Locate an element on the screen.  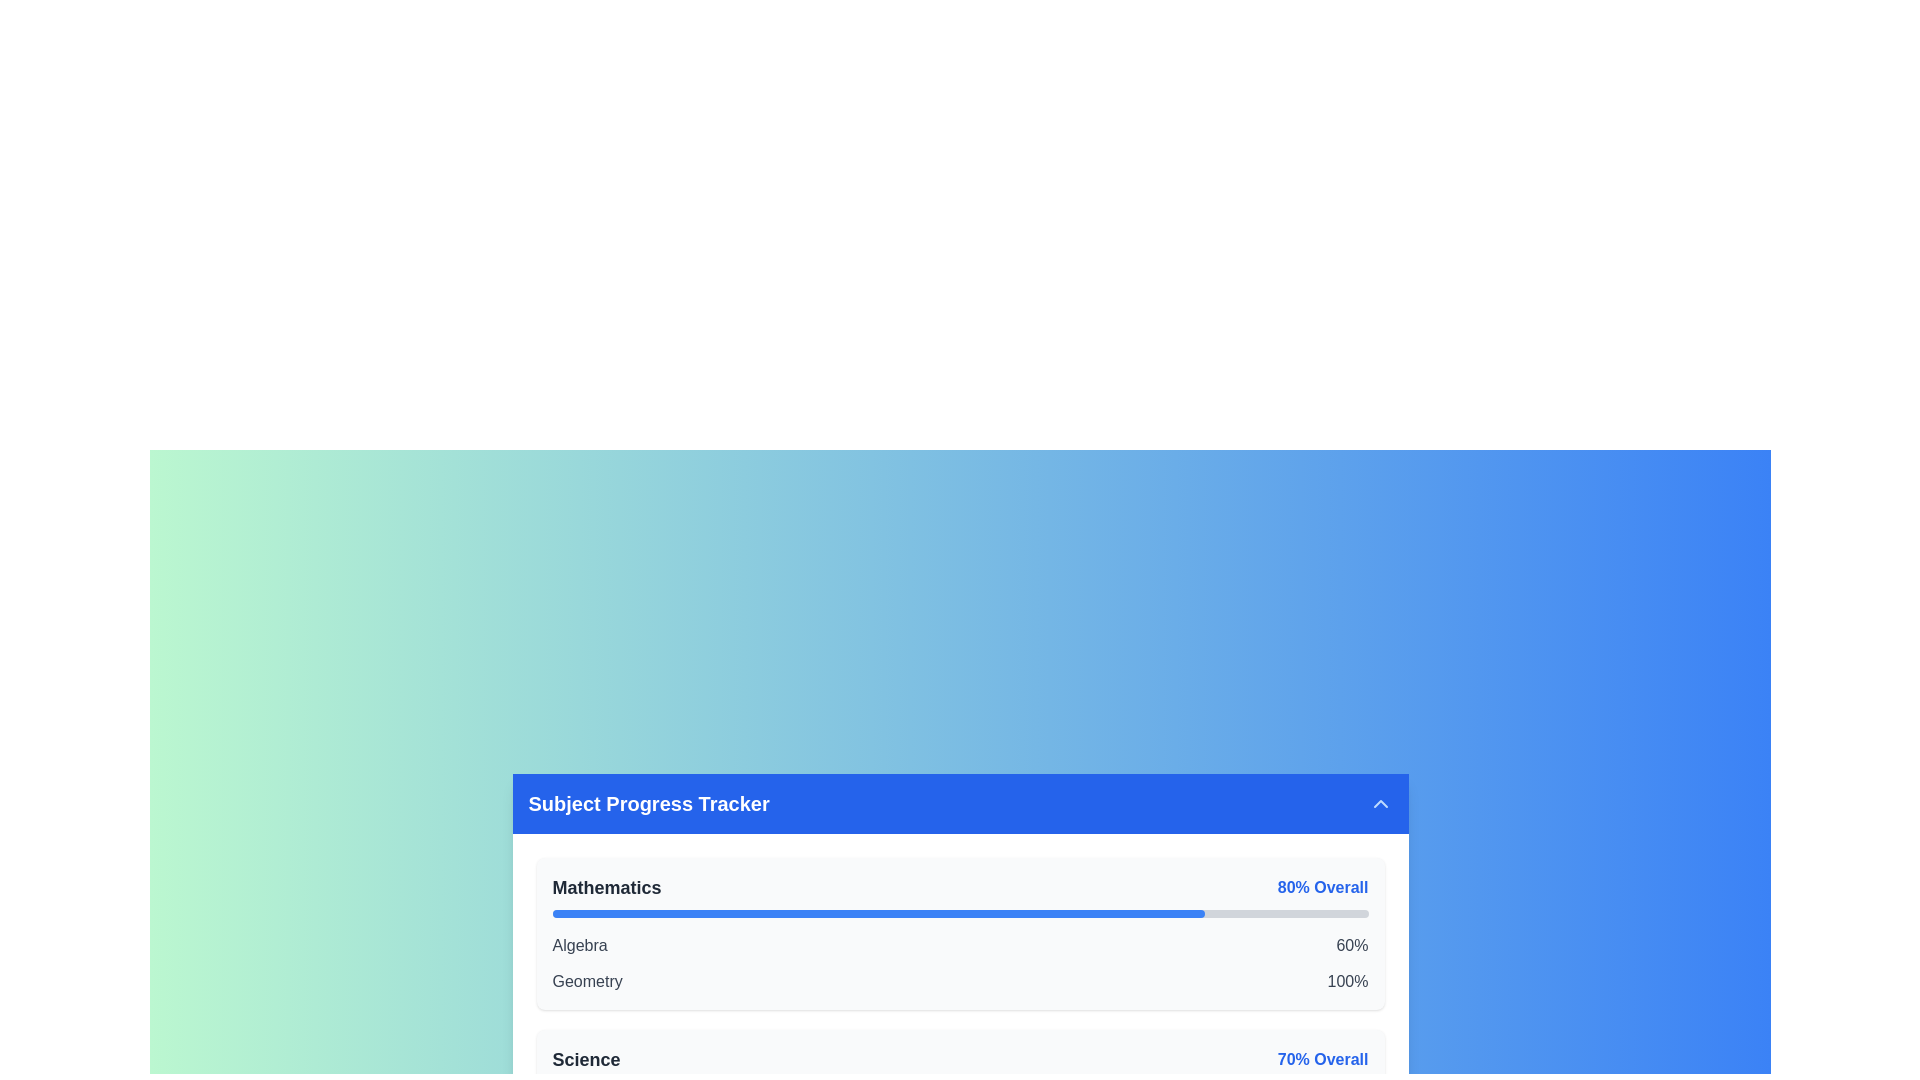
the interactive subtexts within the 'Mathematics' section that displays progress percentages for Algebra and Geometry is located at coordinates (960, 963).